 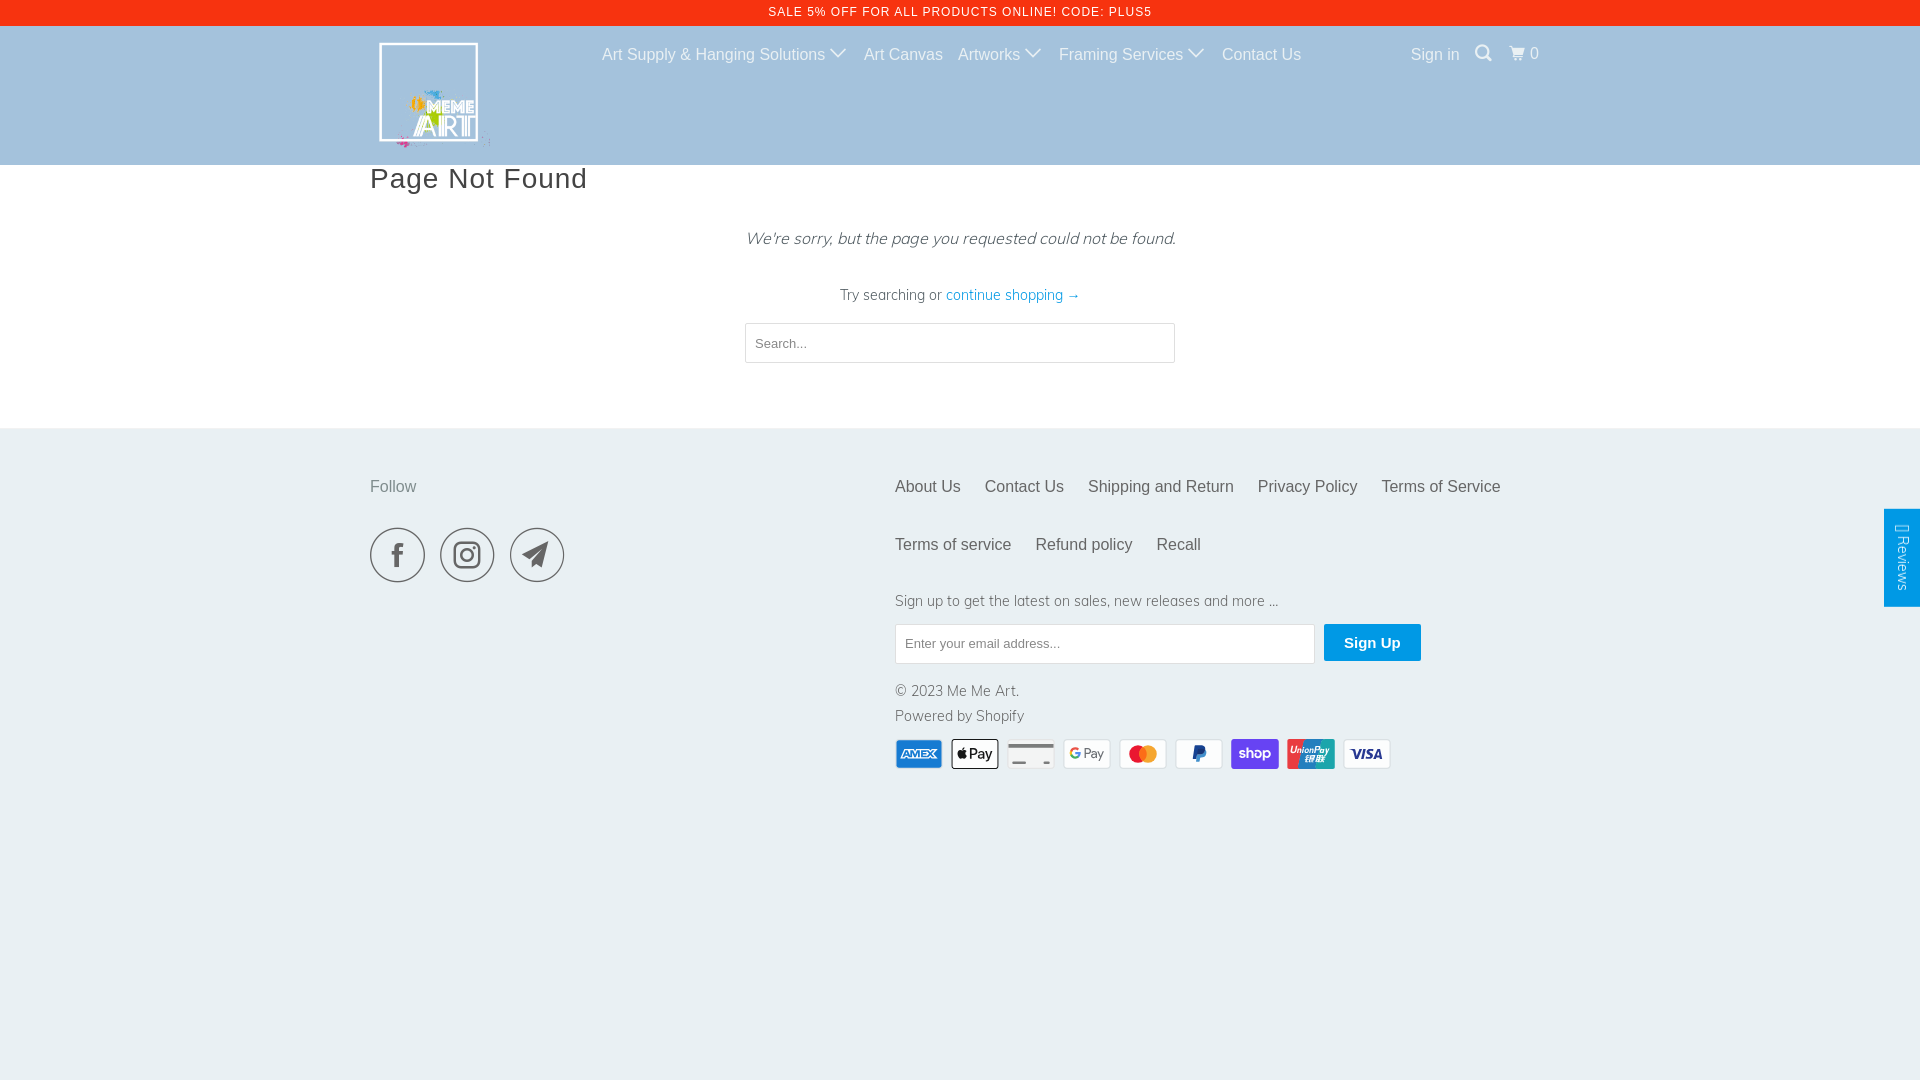 I want to click on 'Terms of service', so click(x=952, y=544).